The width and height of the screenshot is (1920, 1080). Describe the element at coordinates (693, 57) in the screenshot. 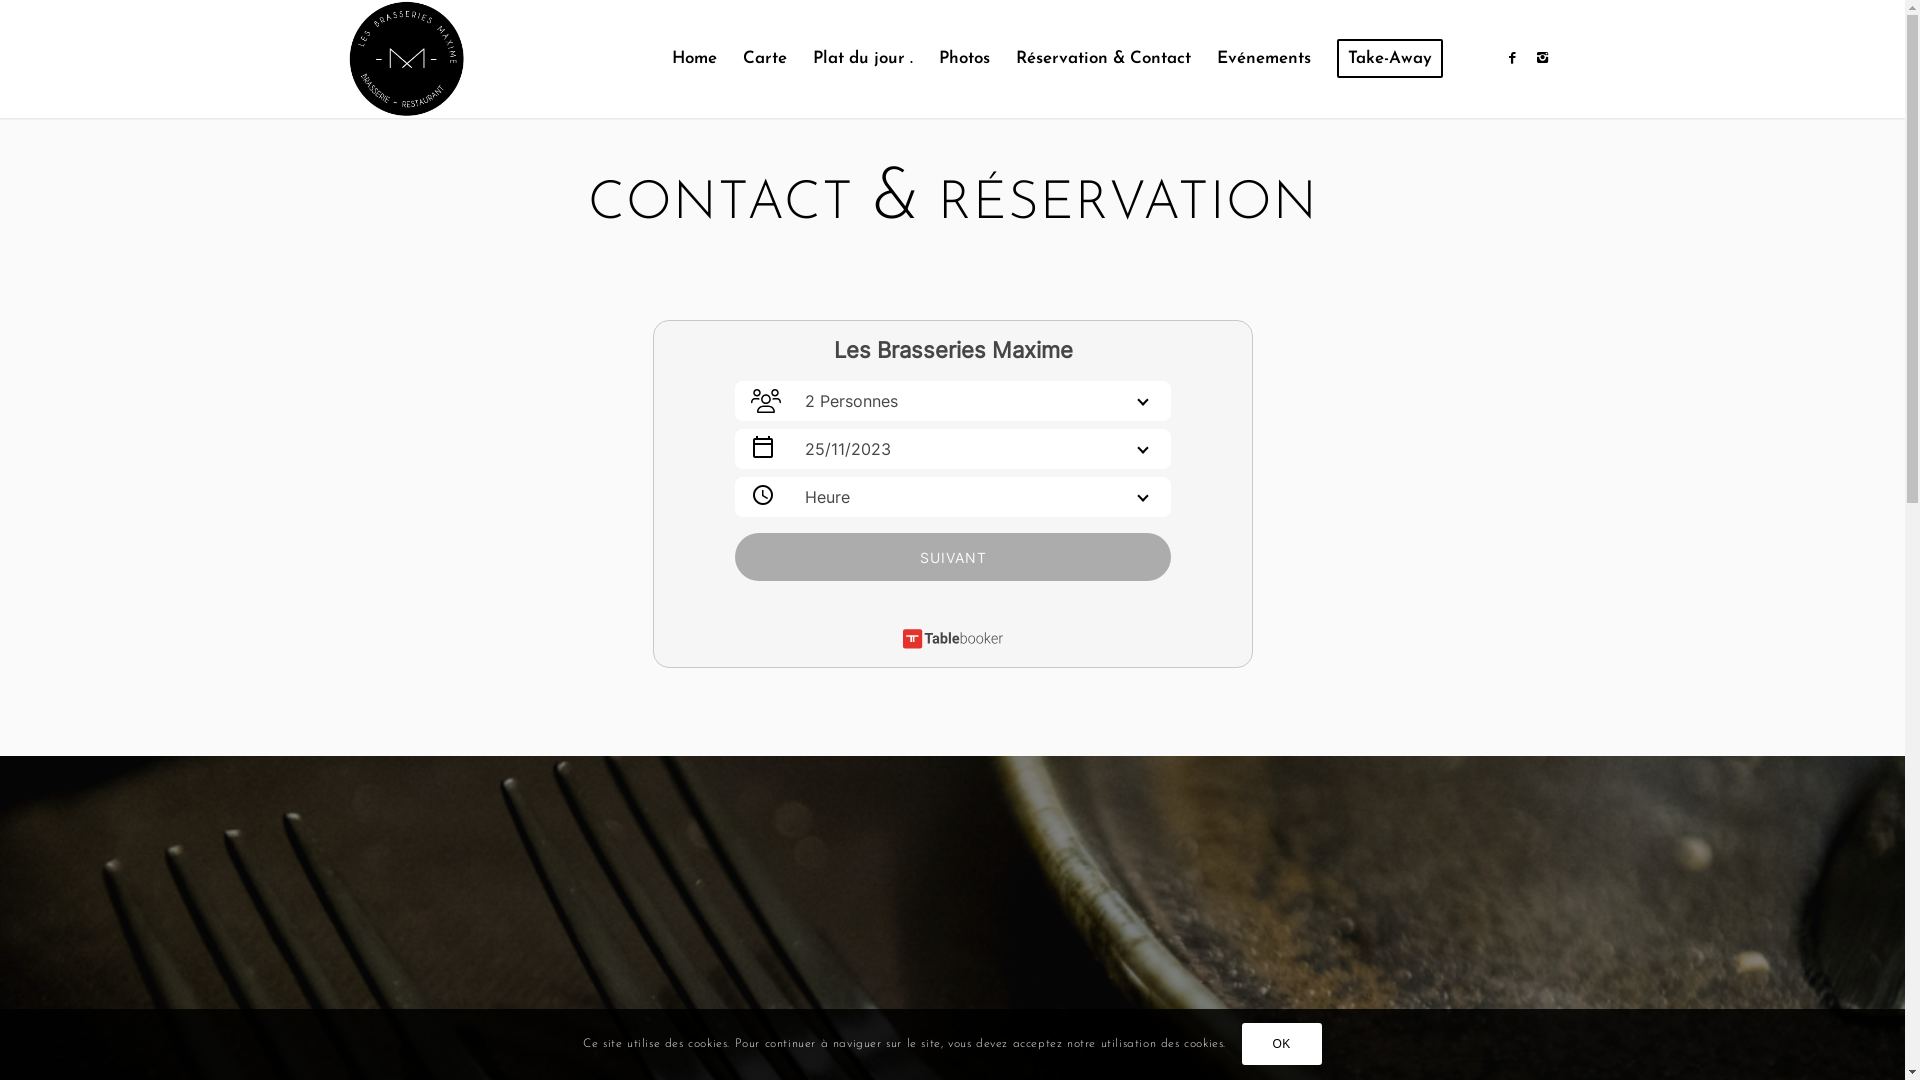

I see `'Home'` at that location.